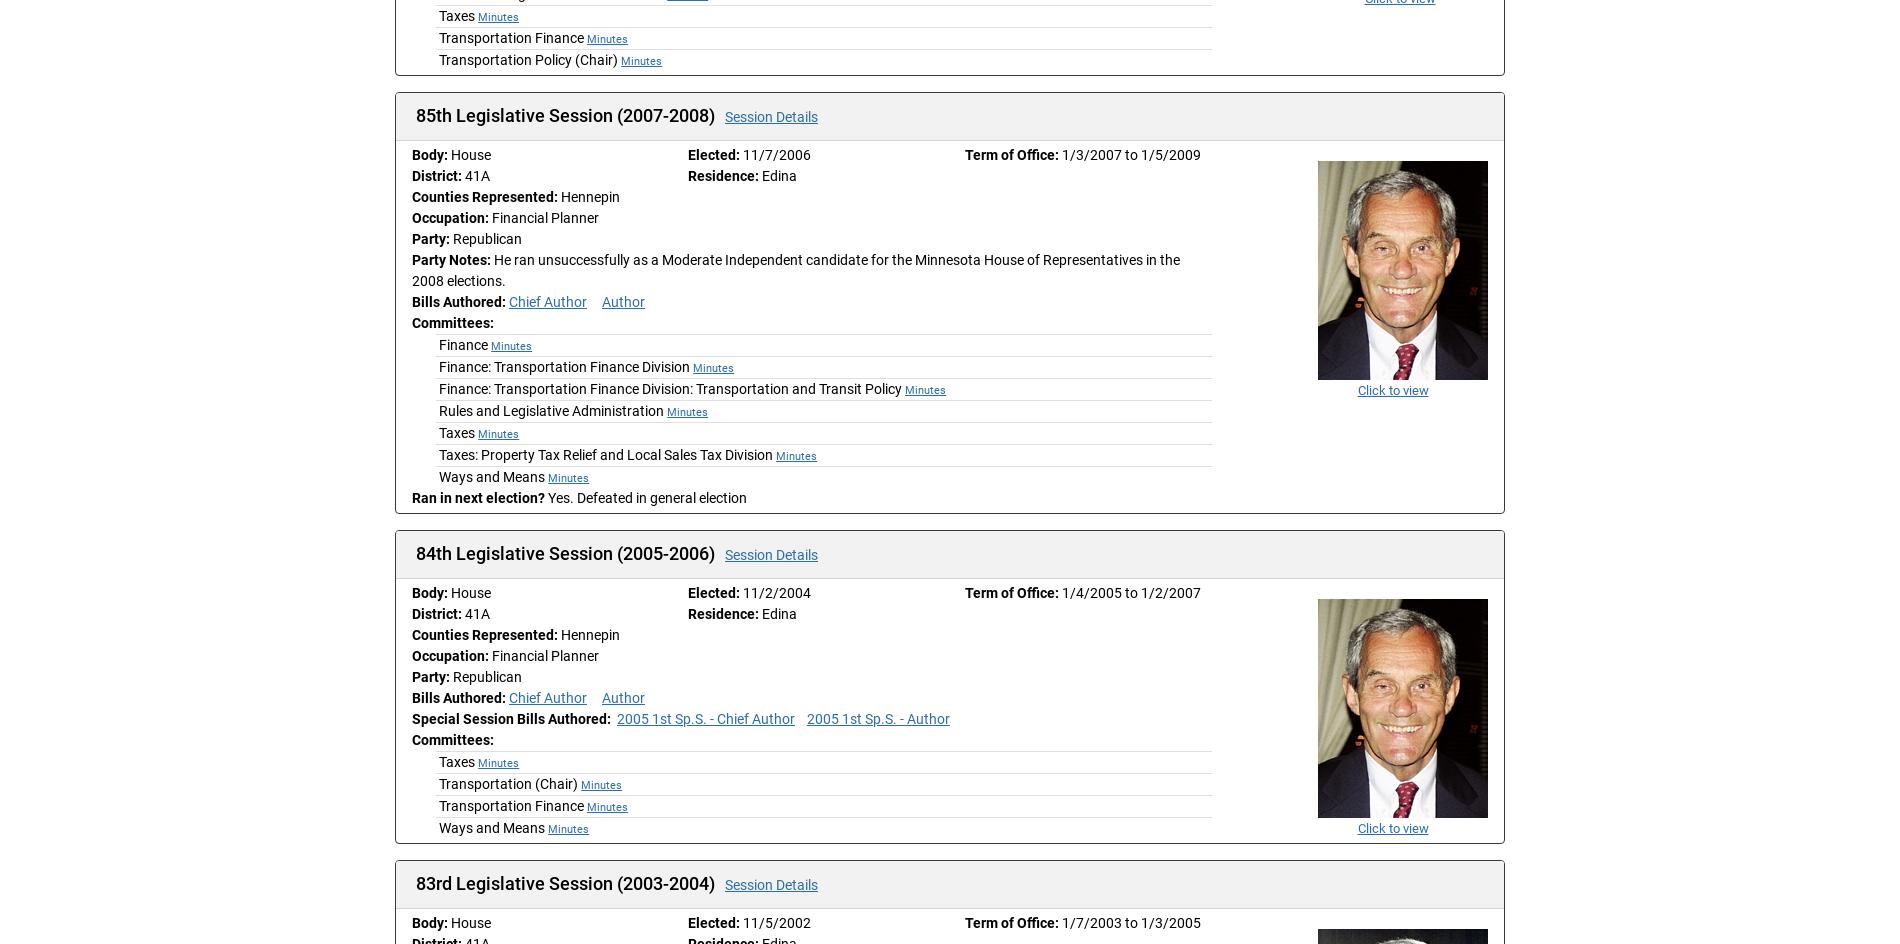 This screenshot has height=944, width=1900. I want to click on 'Yes. Defeated in general election', so click(646, 497).